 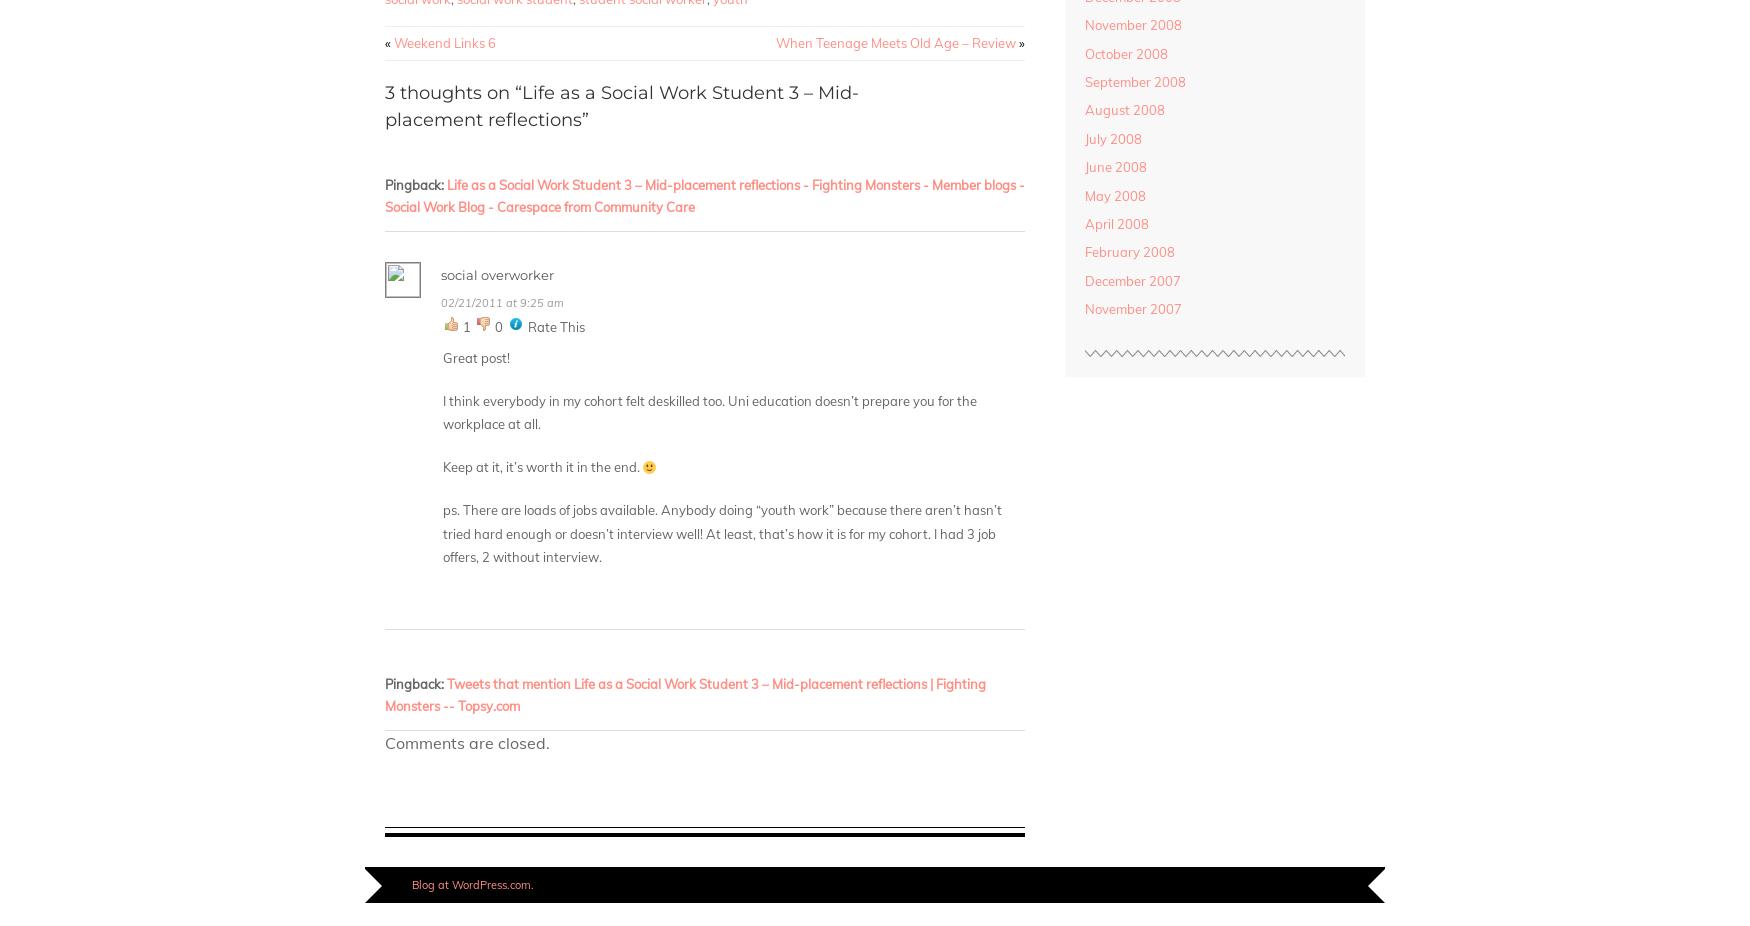 I want to click on 'November 2008', so click(x=1083, y=24).